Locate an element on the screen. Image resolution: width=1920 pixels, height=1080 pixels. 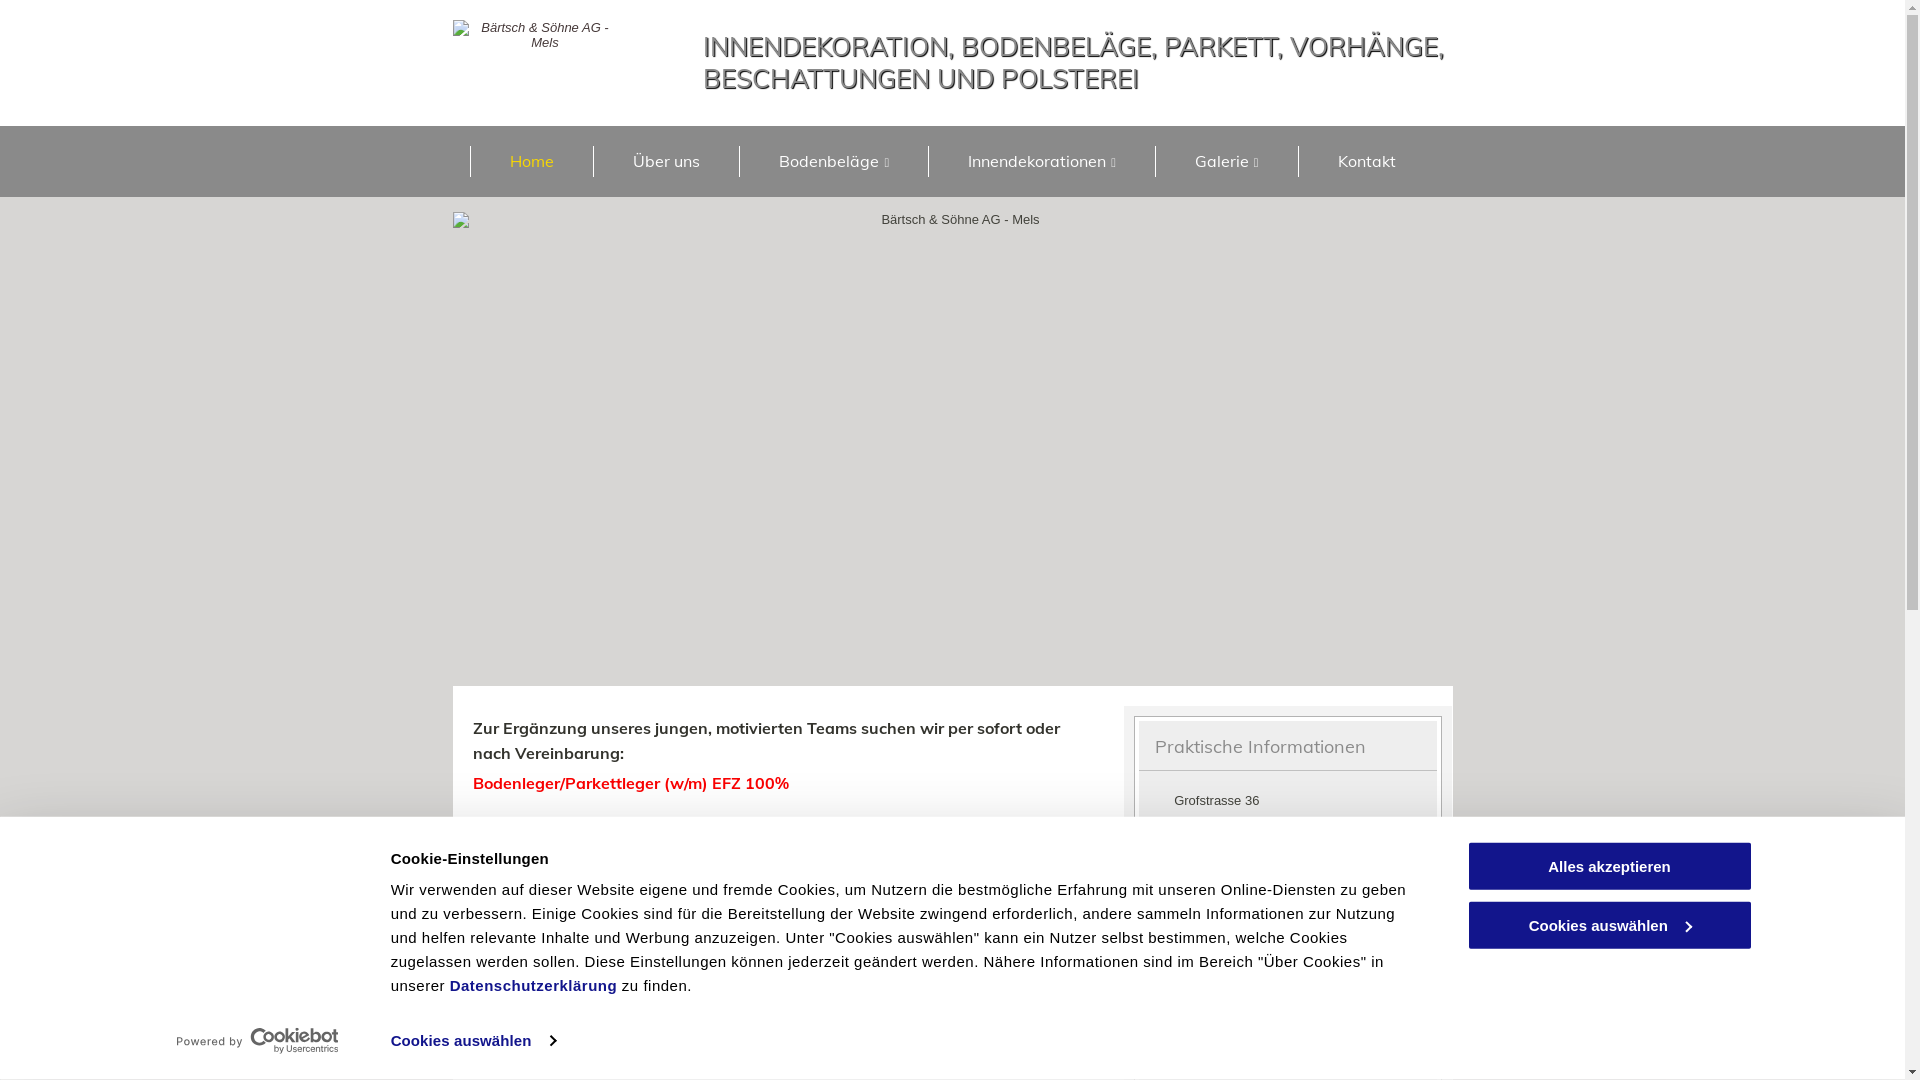
'079 423 12 70' is located at coordinates (1227, 885).